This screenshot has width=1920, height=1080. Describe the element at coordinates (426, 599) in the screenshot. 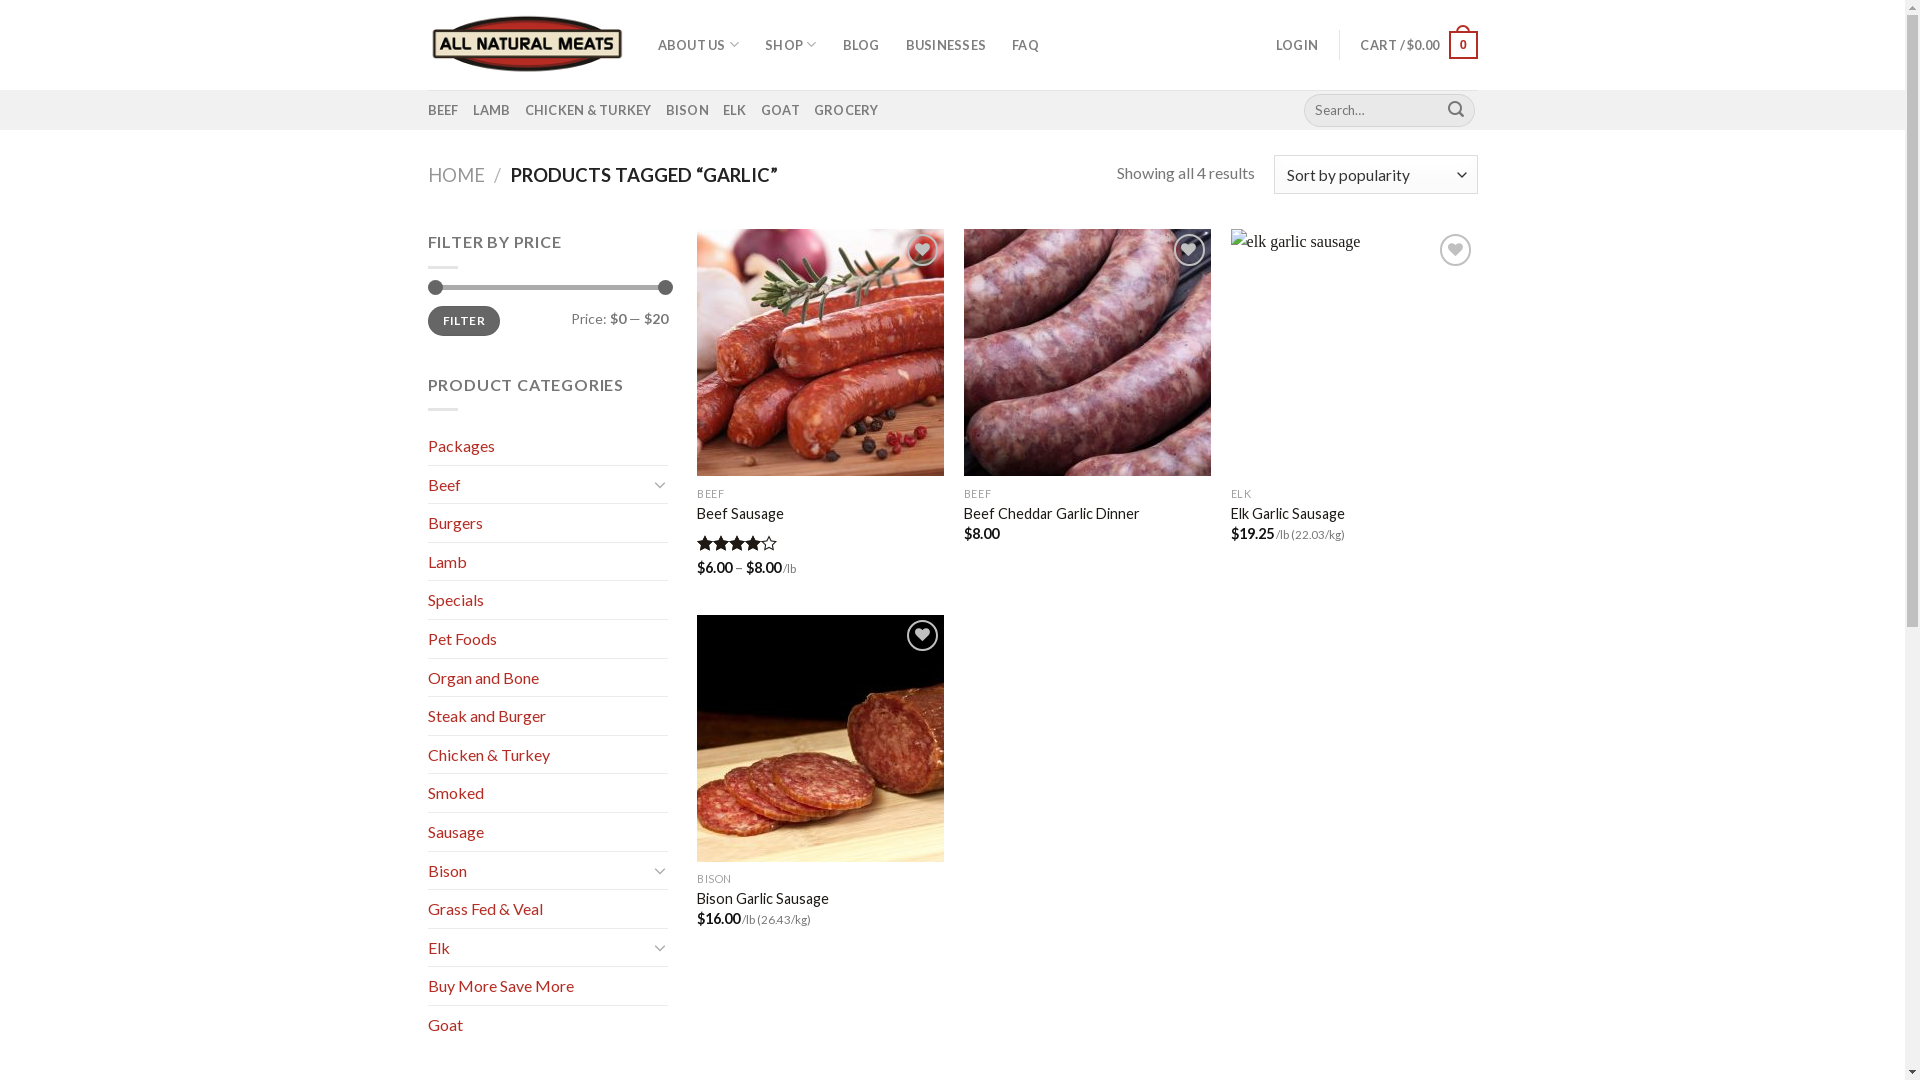

I see `'Specials'` at that location.